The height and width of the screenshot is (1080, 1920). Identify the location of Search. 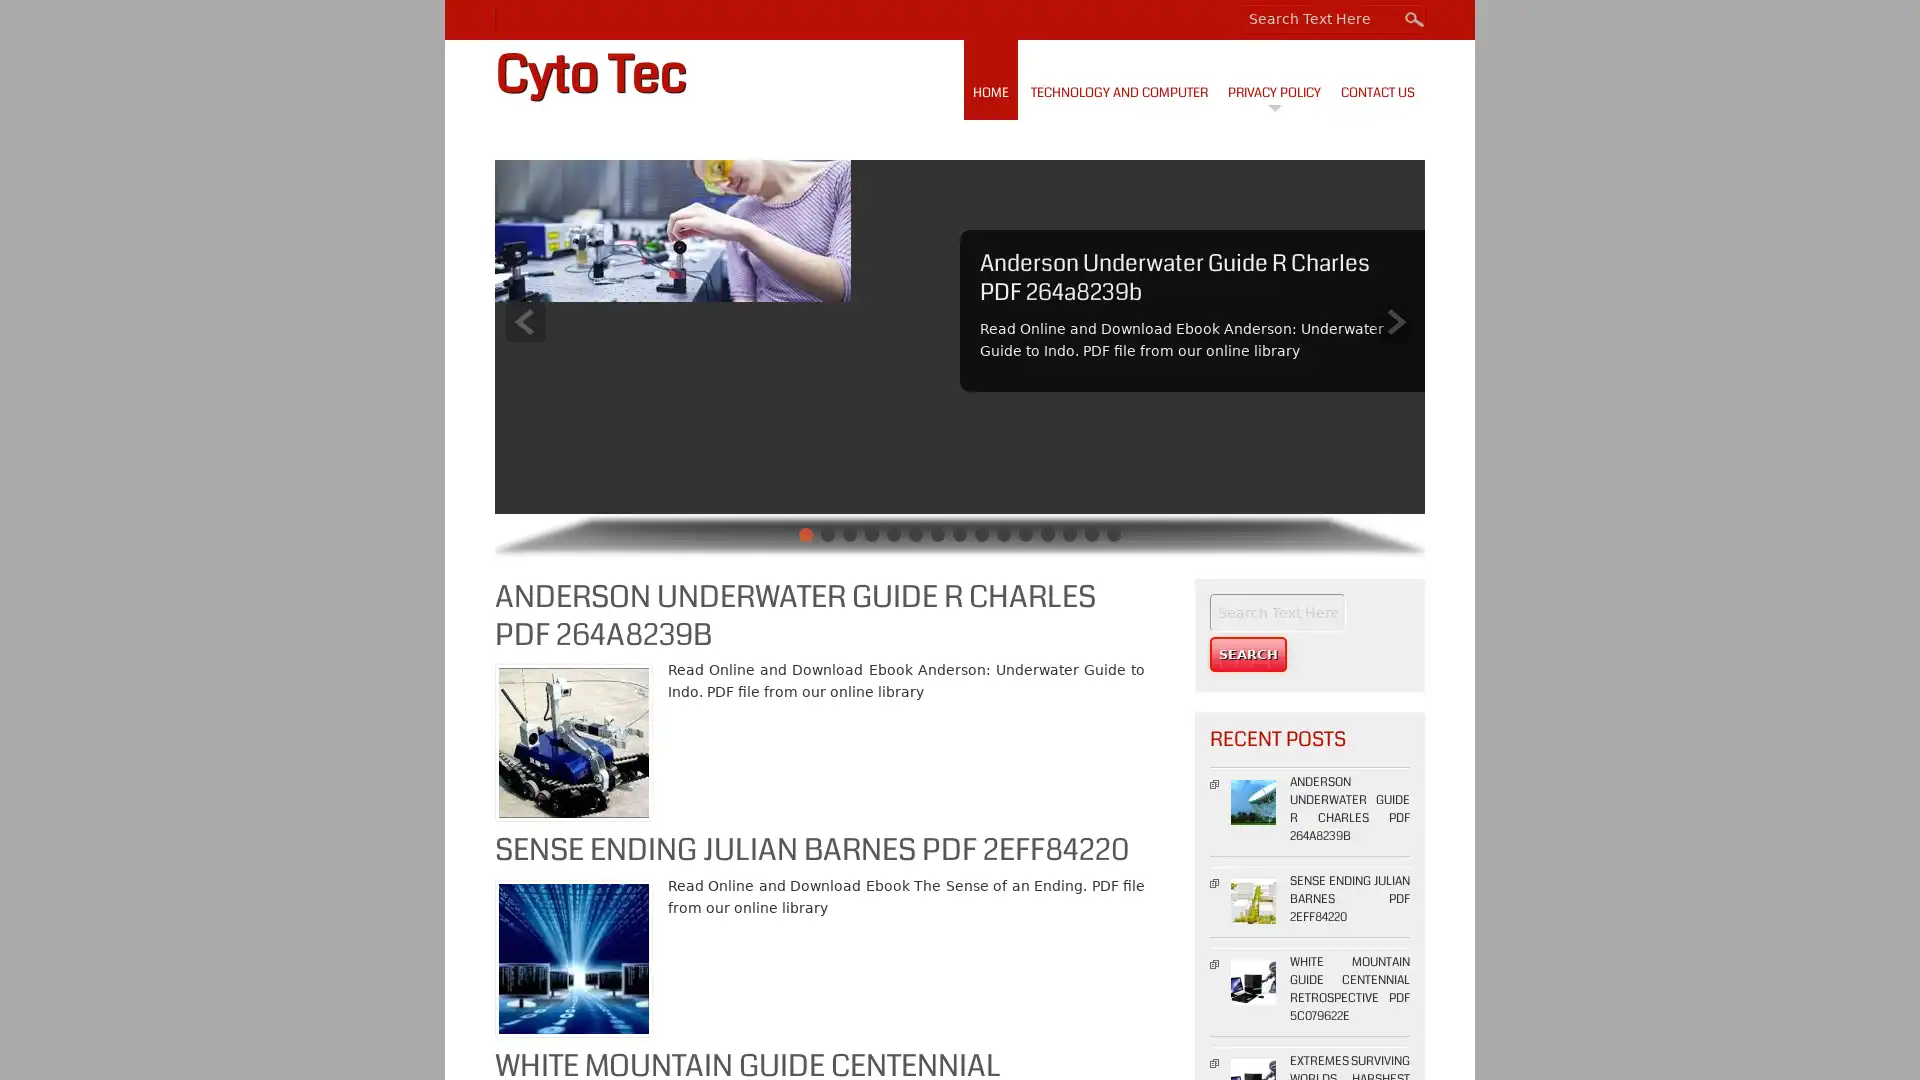
(1247, 654).